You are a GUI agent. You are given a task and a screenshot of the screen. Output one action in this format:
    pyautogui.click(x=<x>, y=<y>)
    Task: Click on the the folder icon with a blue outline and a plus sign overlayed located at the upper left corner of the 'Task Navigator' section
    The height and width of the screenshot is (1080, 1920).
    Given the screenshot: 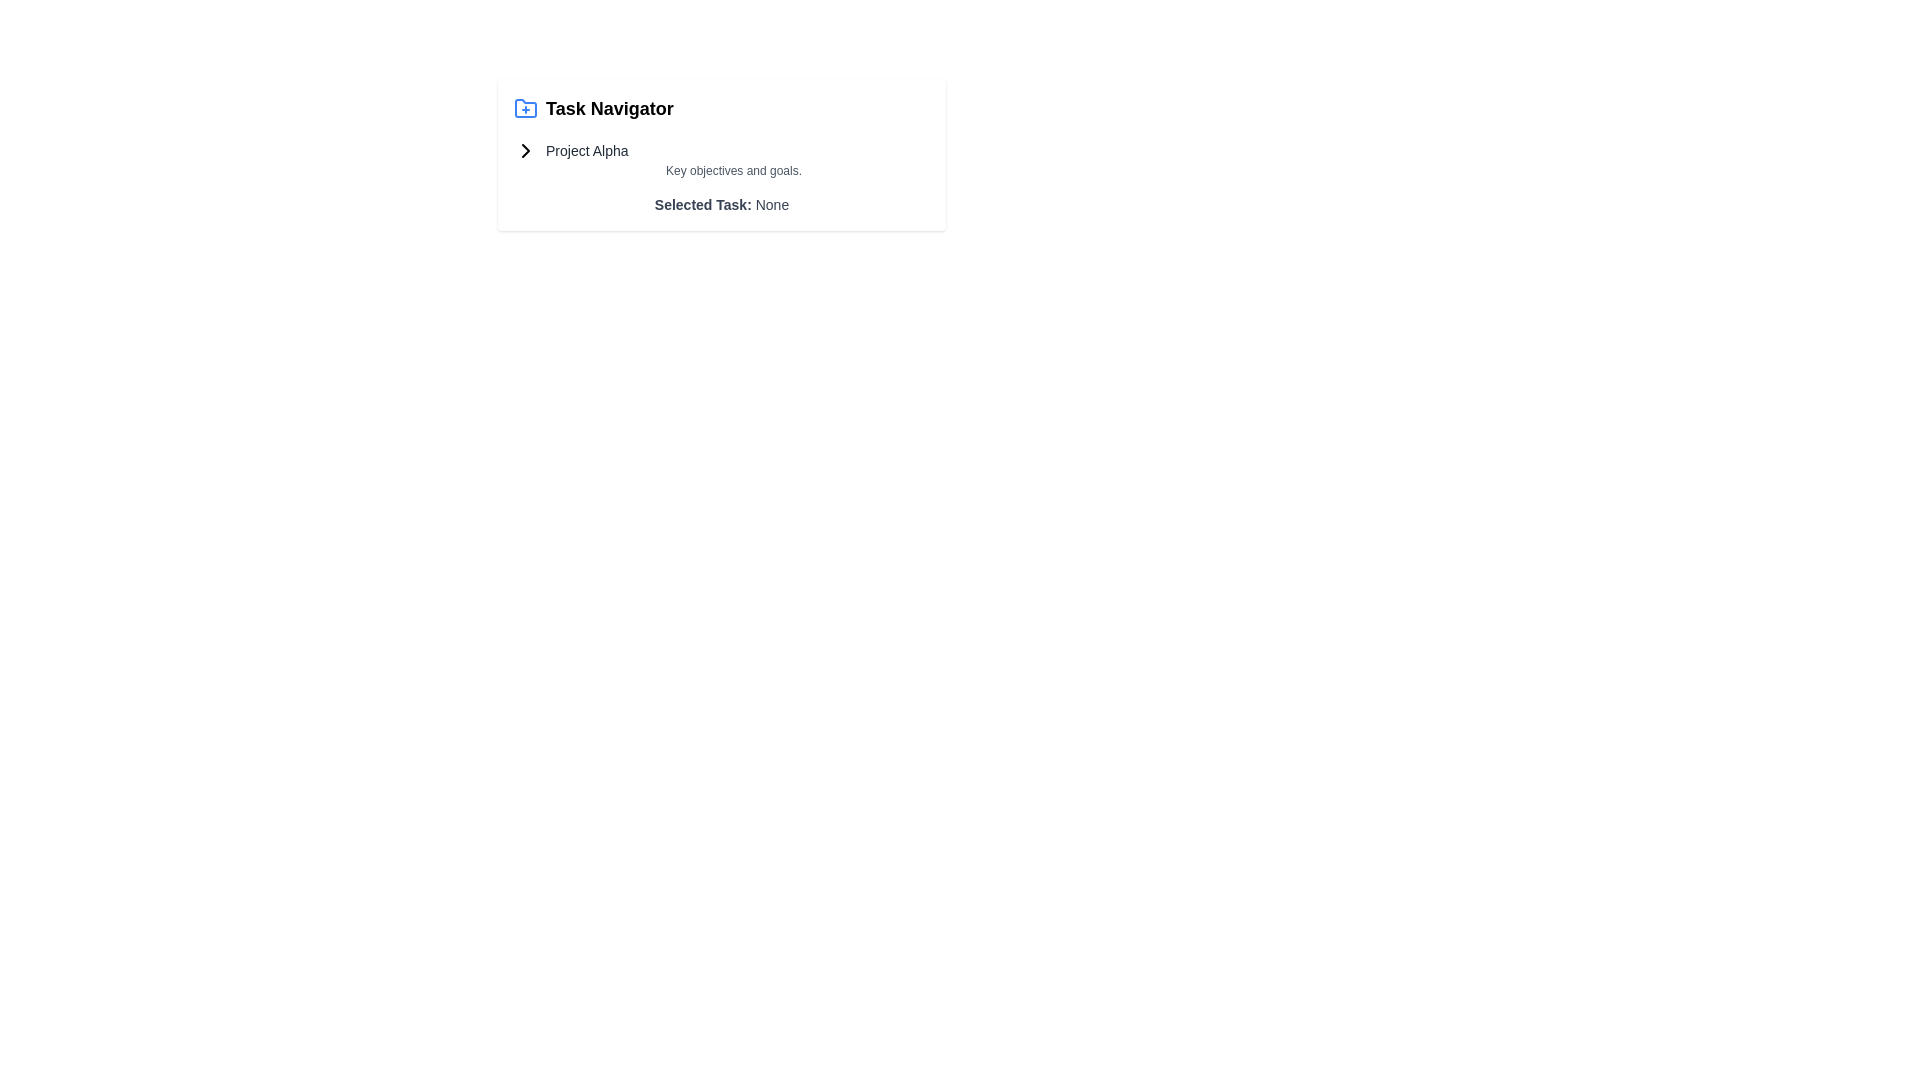 What is the action you would take?
    pyautogui.click(x=526, y=108)
    